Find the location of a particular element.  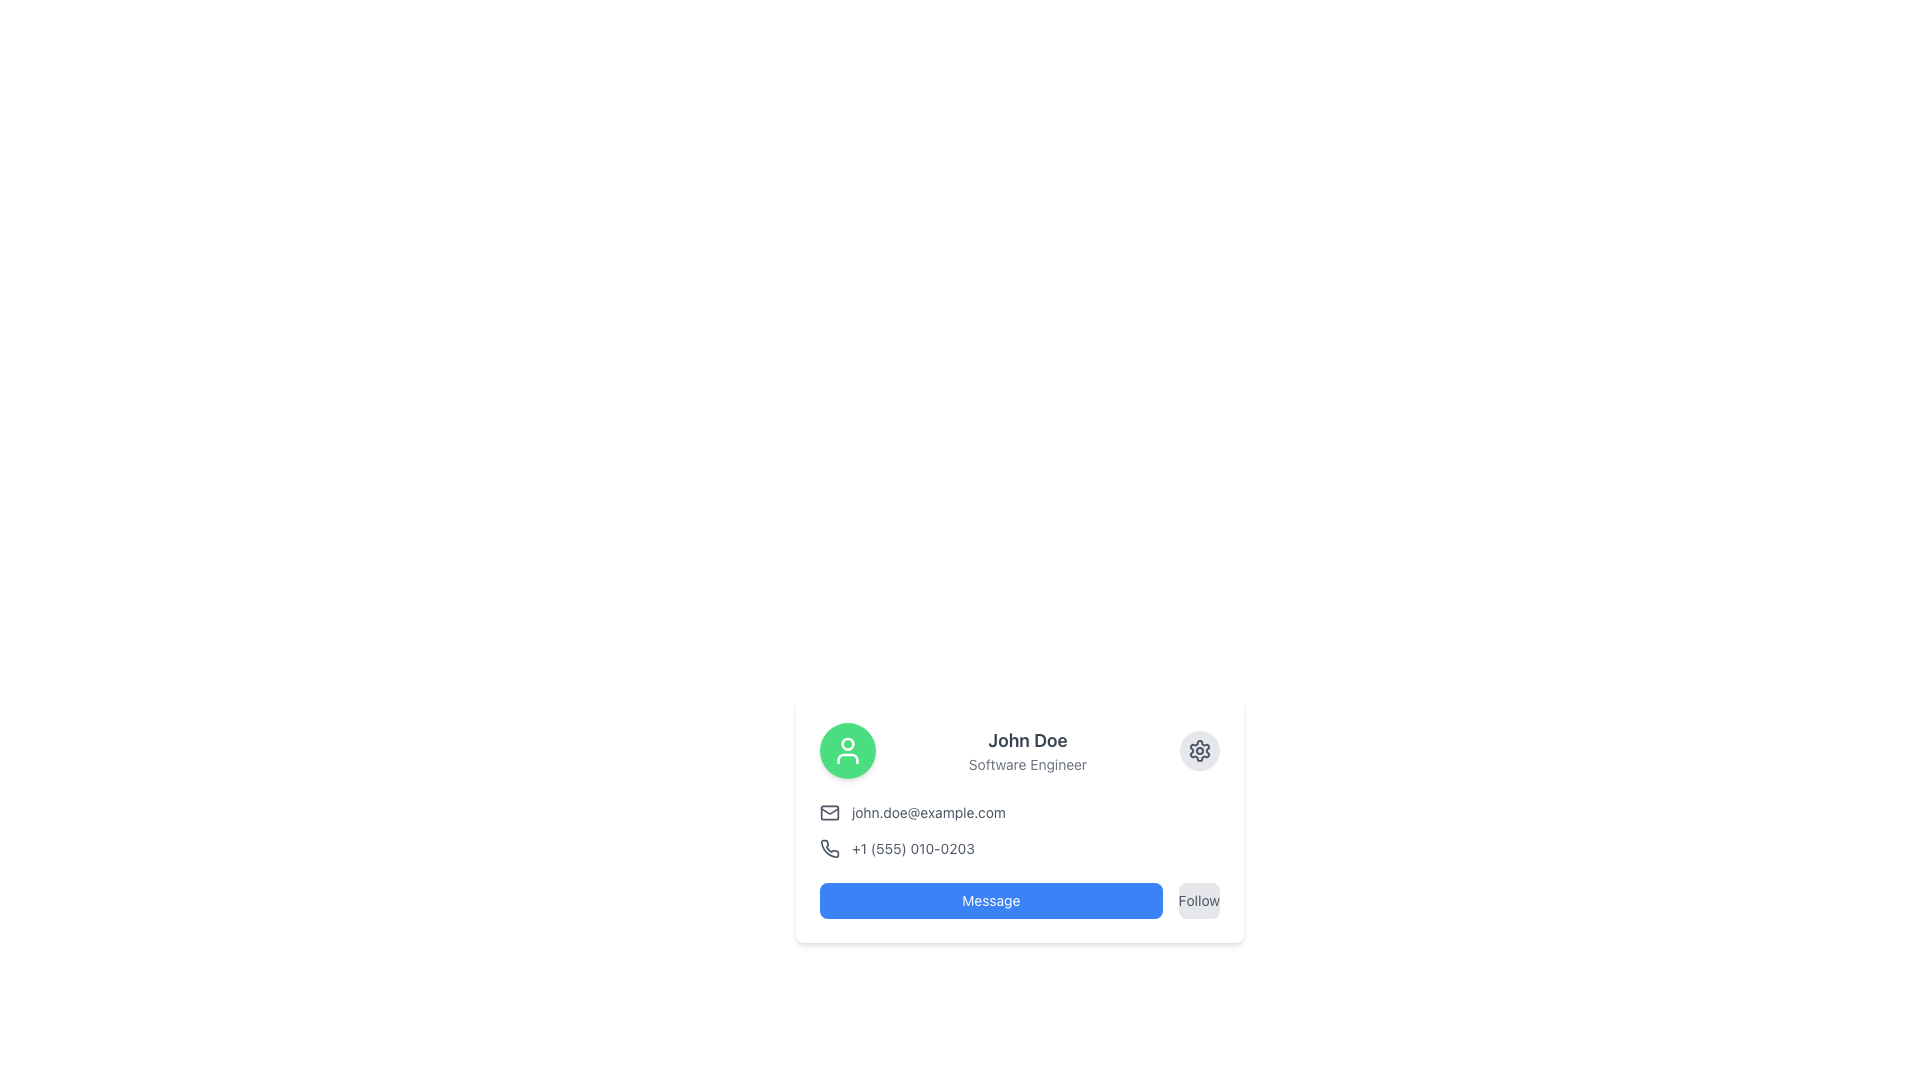

the distinct phone icon rendered in a dark line style, positioned in the user profile card next to the phone number '+1 (555) 010-0203' is located at coordinates (830, 848).